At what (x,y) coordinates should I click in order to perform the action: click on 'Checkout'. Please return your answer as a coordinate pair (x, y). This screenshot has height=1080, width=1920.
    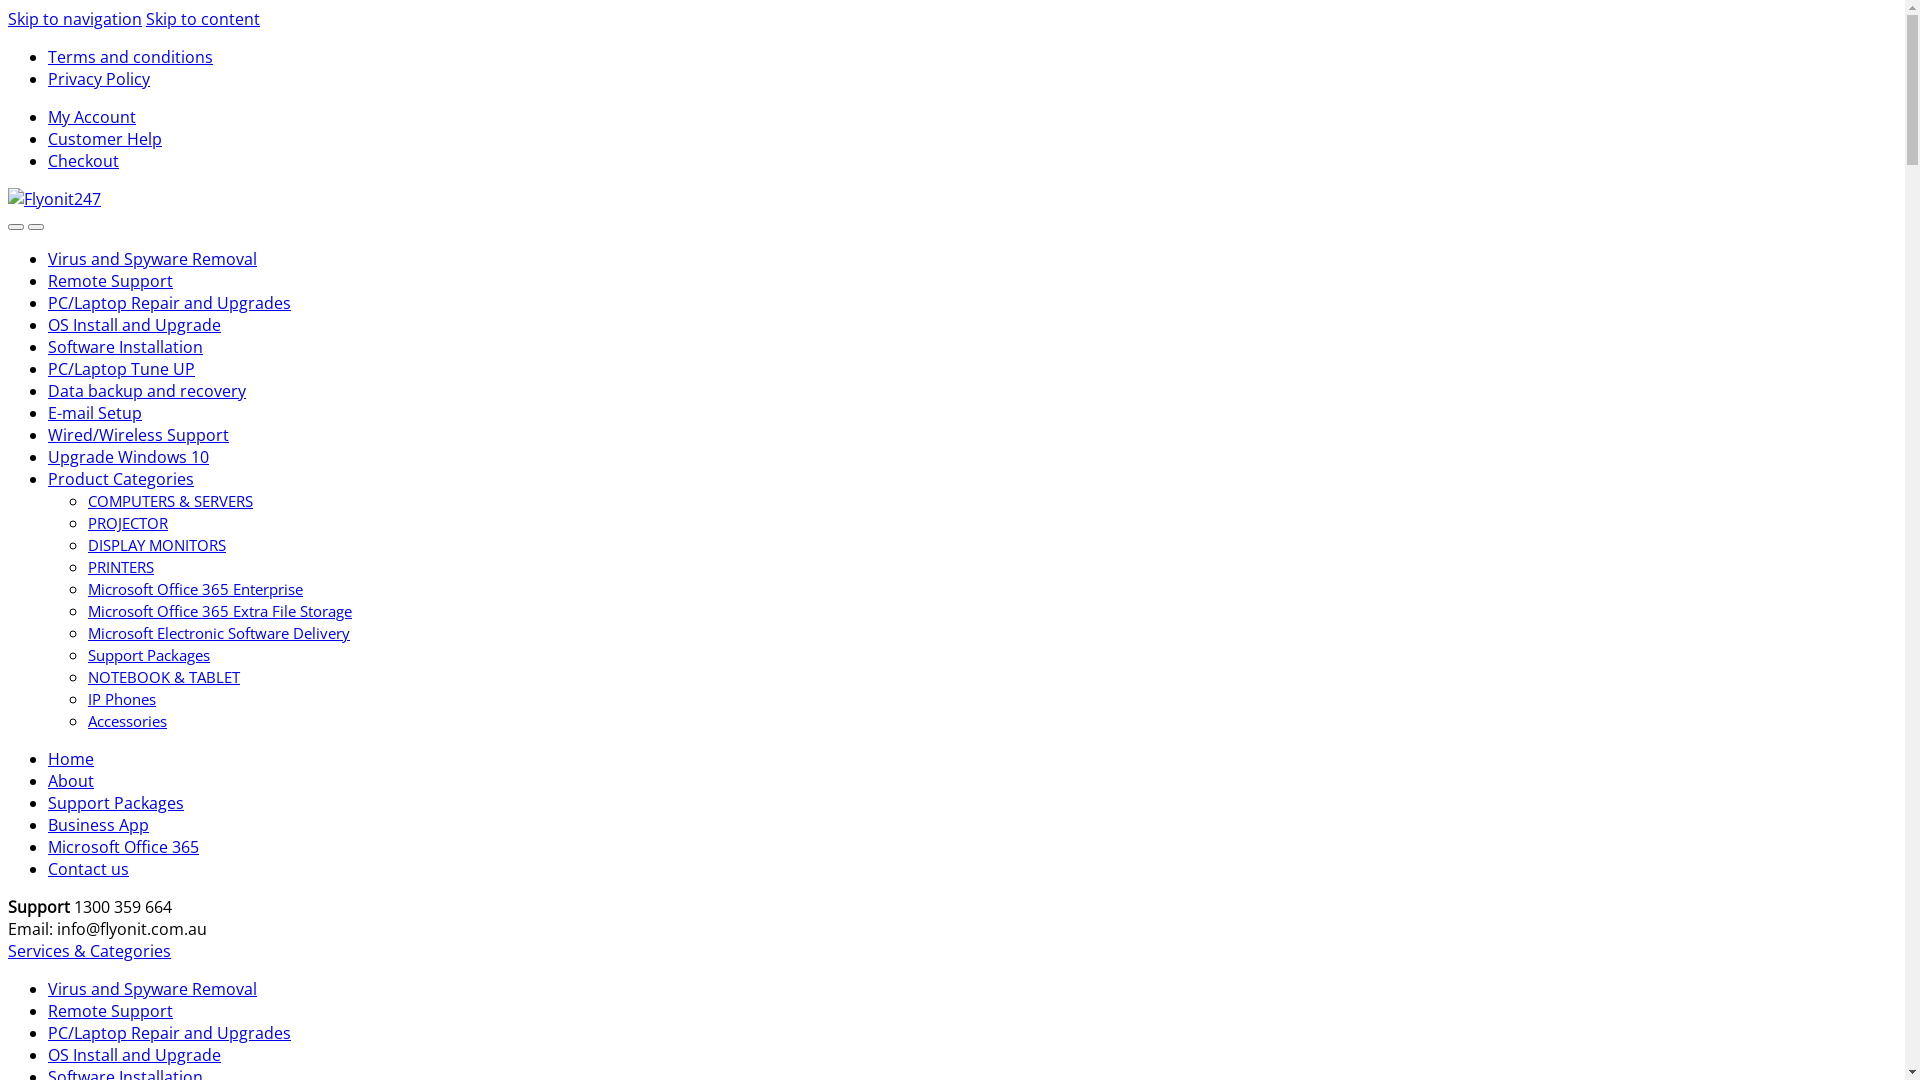
    Looking at the image, I should click on (82, 160).